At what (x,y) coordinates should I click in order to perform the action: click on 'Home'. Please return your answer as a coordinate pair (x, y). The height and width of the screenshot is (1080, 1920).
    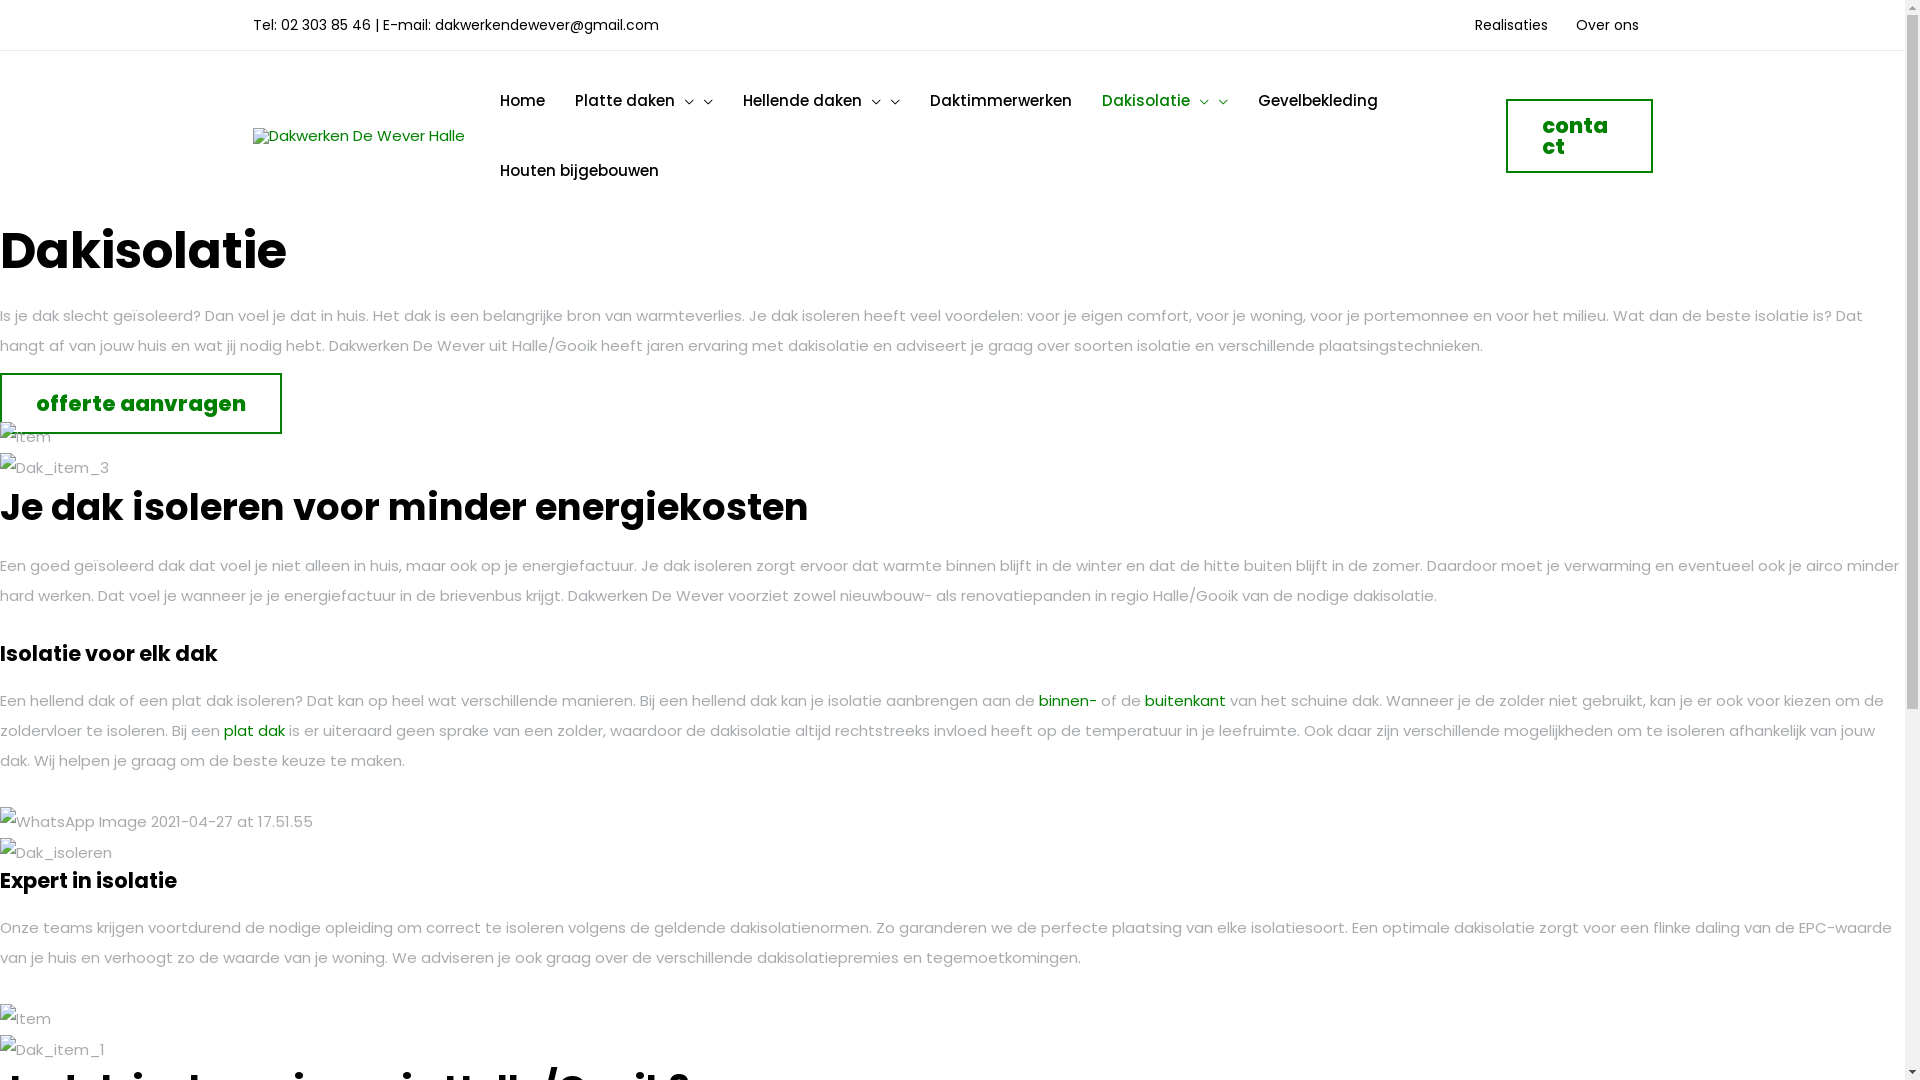
    Looking at the image, I should click on (521, 100).